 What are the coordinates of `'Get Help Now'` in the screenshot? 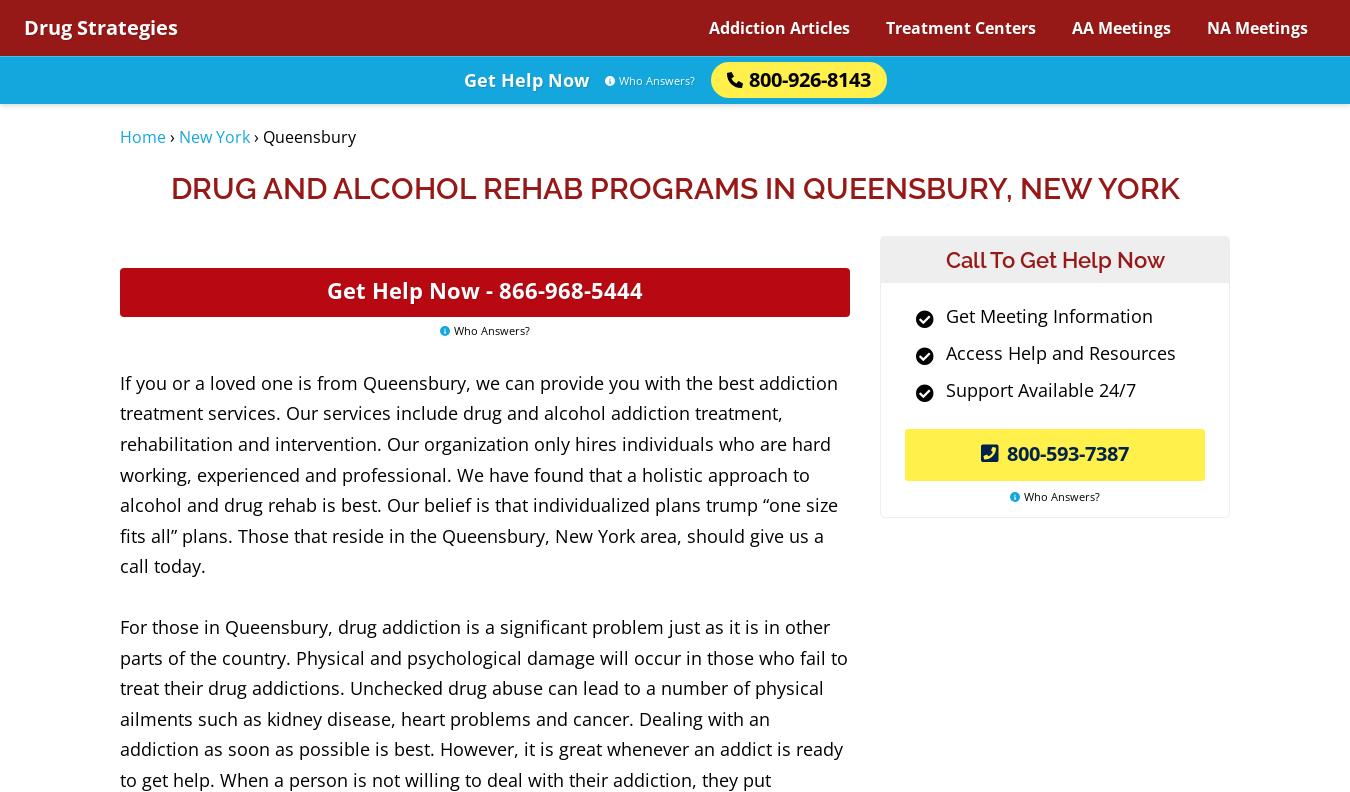 It's located at (524, 79).